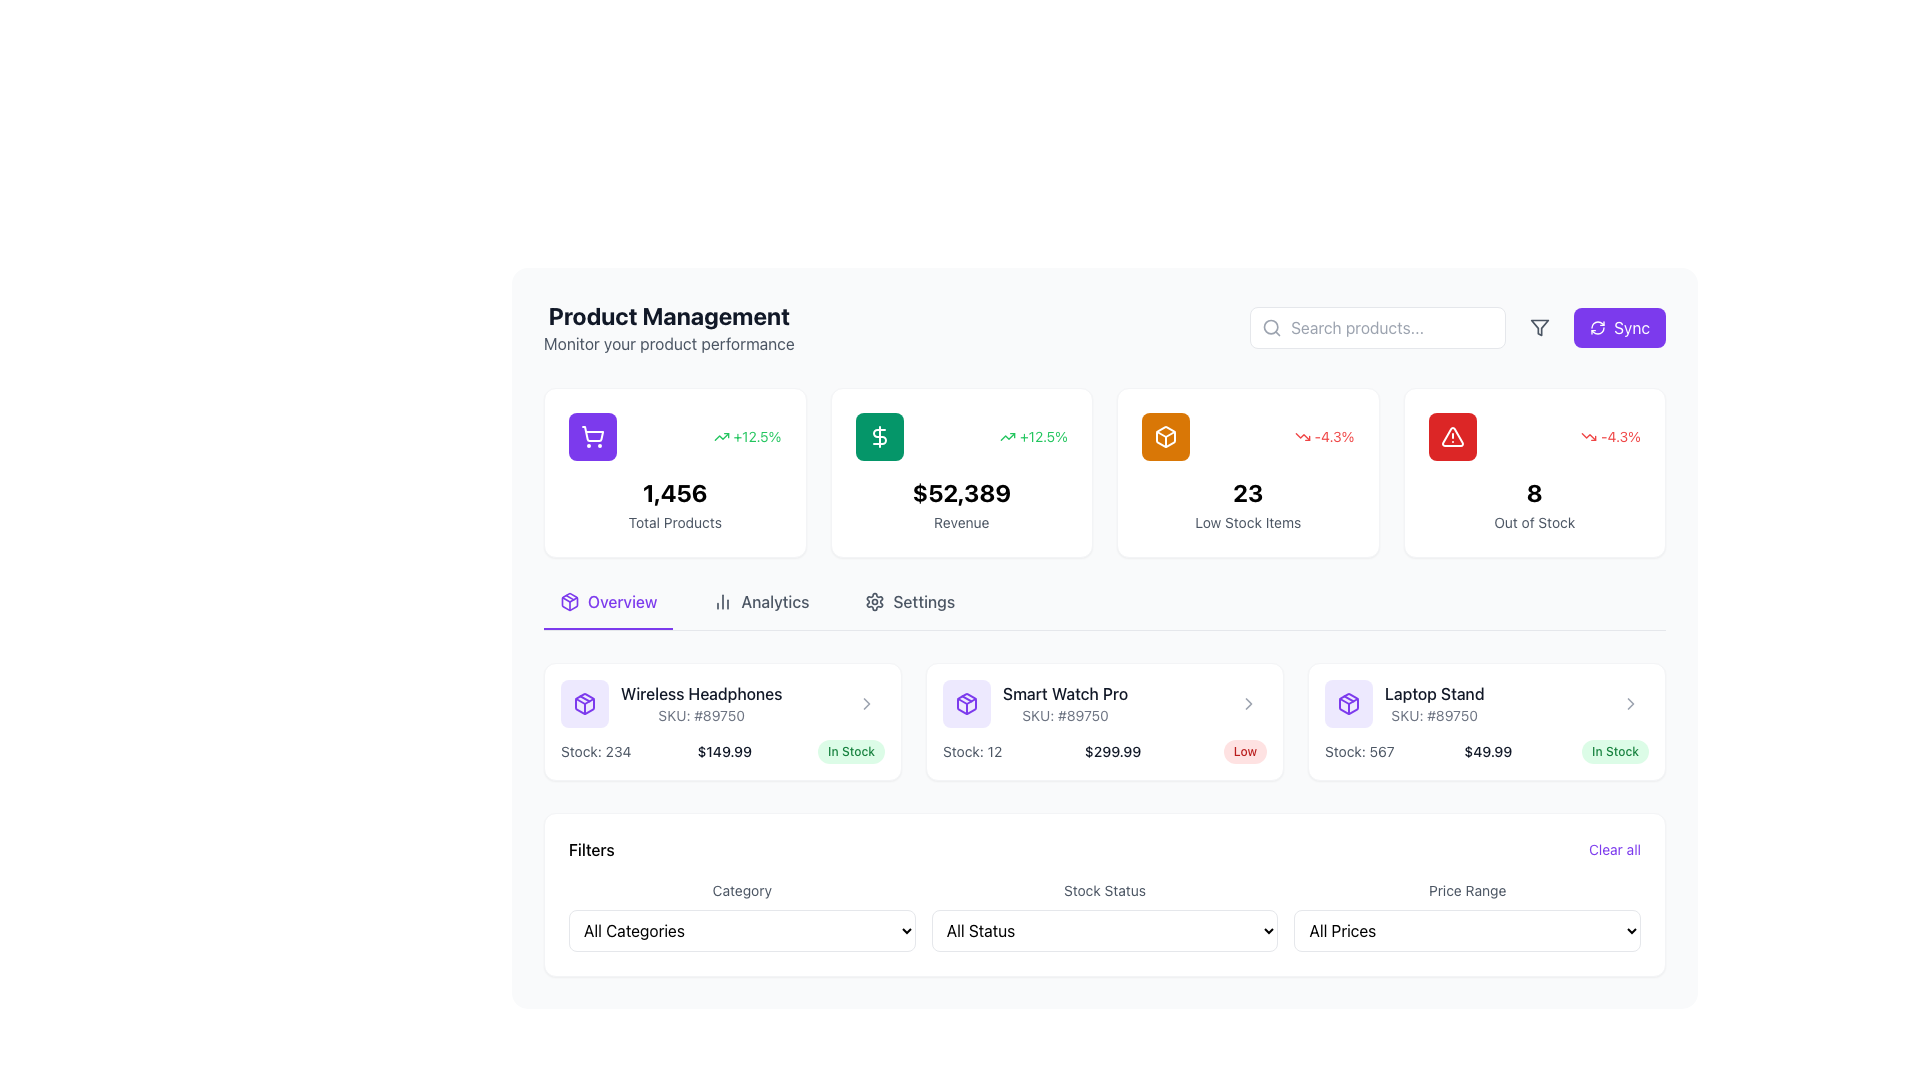  Describe the element at coordinates (1166, 435) in the screenshot. I see `the decorative icon indicating low-stock items located within the orange tile displaying the number 23 and the header 'Low Stock Items'` at that location.